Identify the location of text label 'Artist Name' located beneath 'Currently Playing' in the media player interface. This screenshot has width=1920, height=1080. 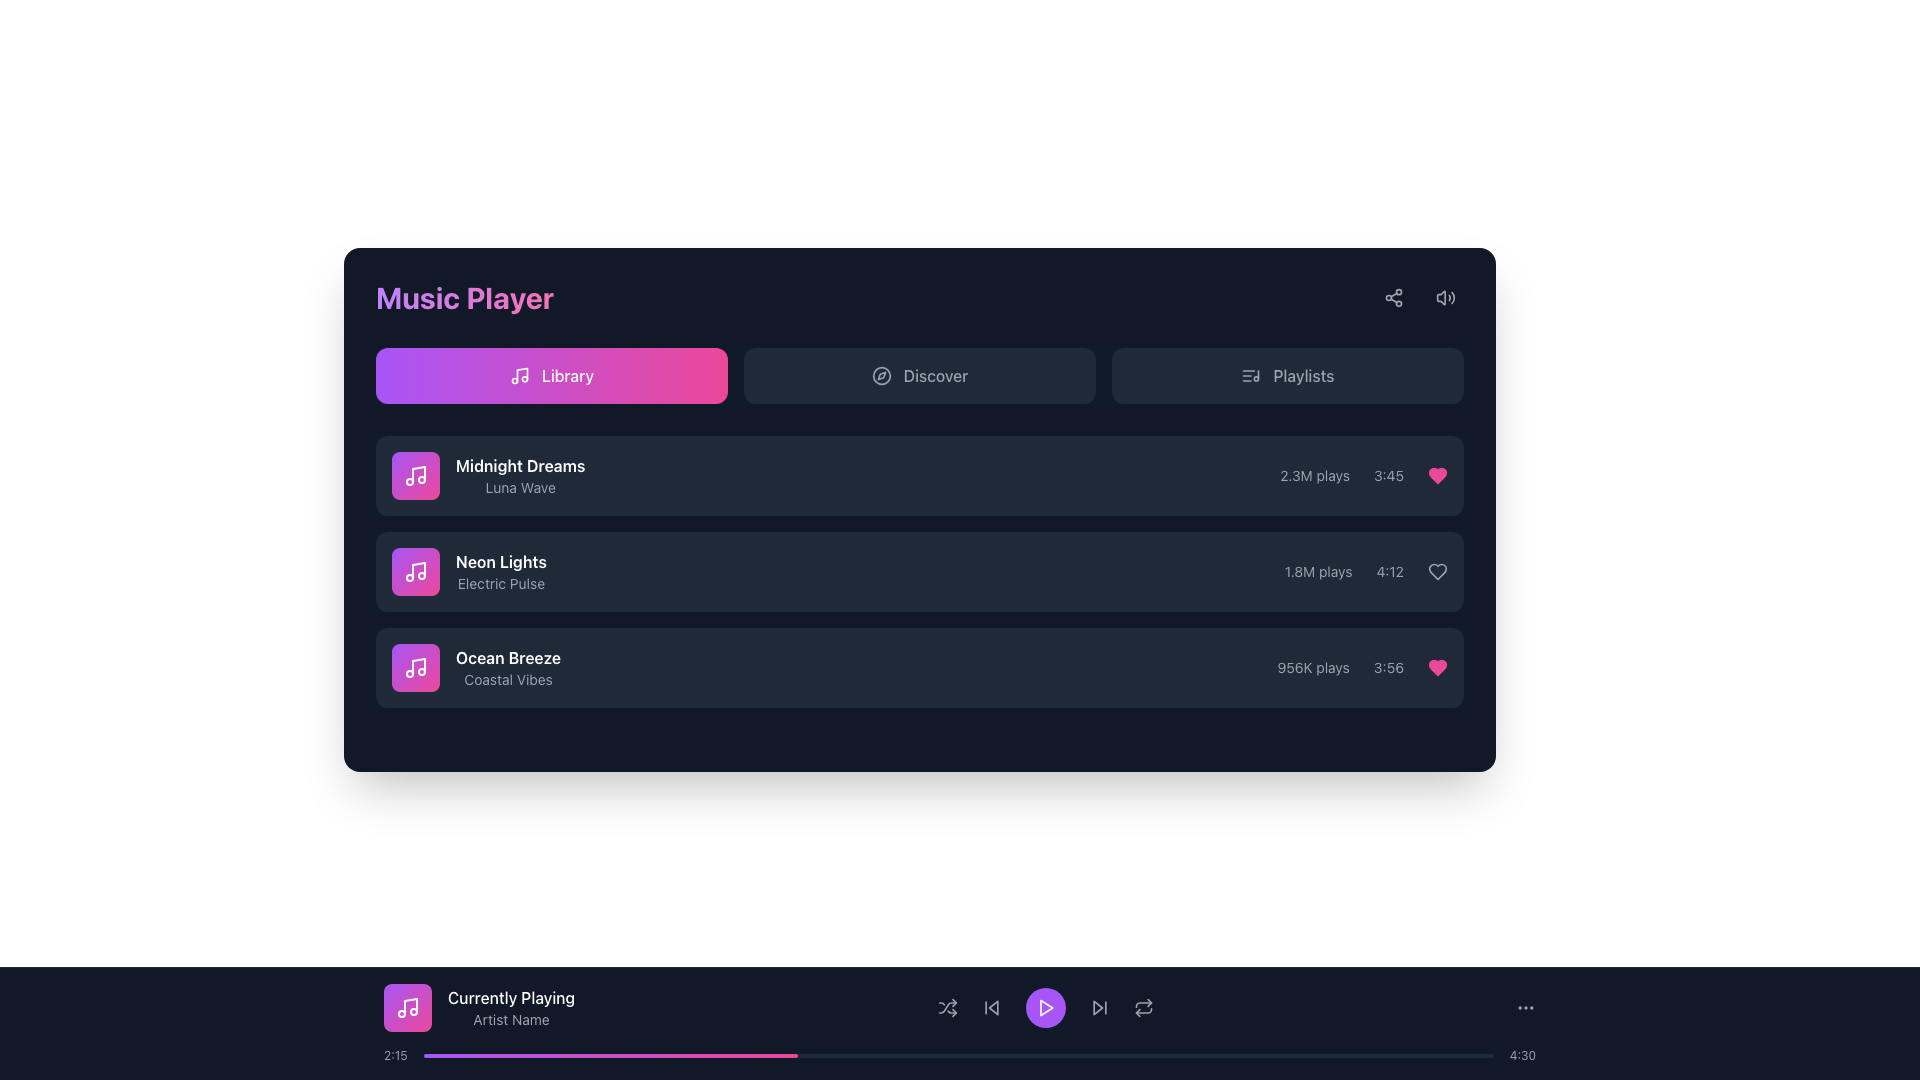
(511, 1019).